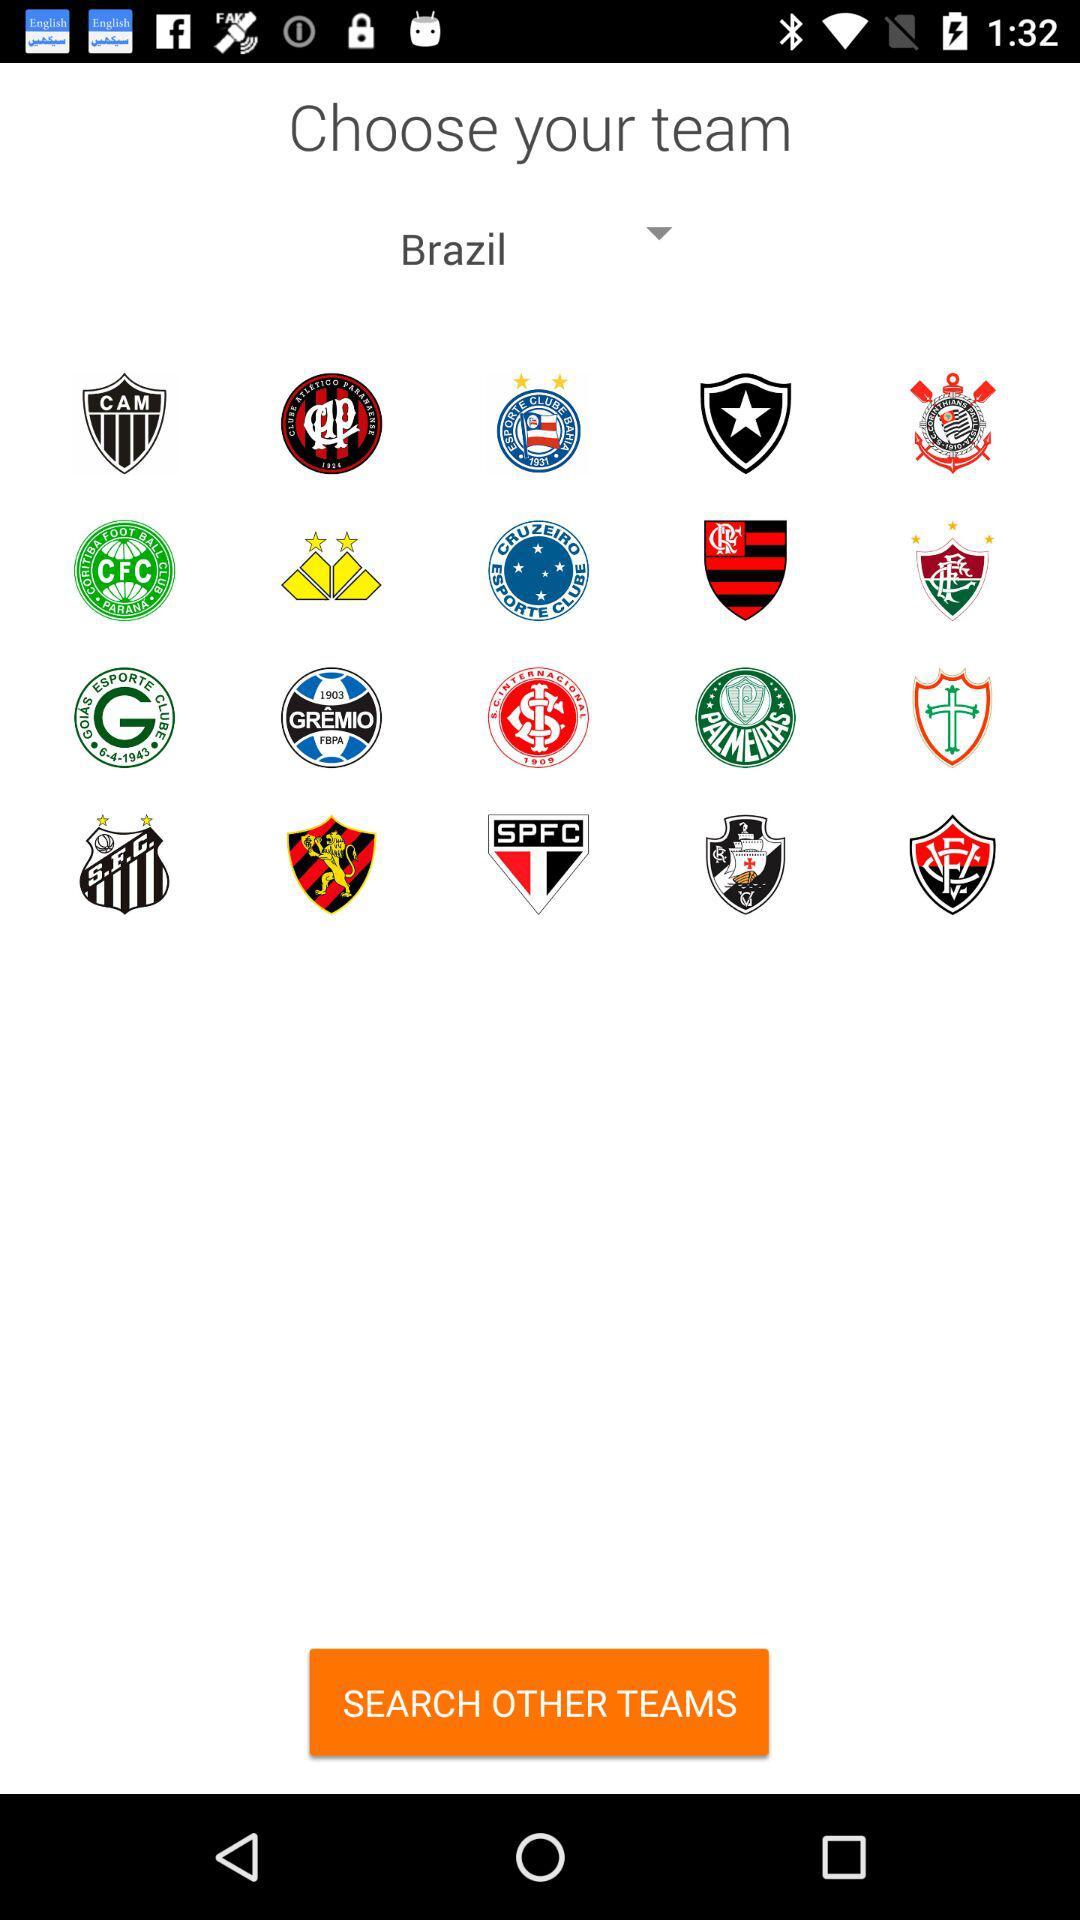  I want to click on pick this team, so click(951, 717).